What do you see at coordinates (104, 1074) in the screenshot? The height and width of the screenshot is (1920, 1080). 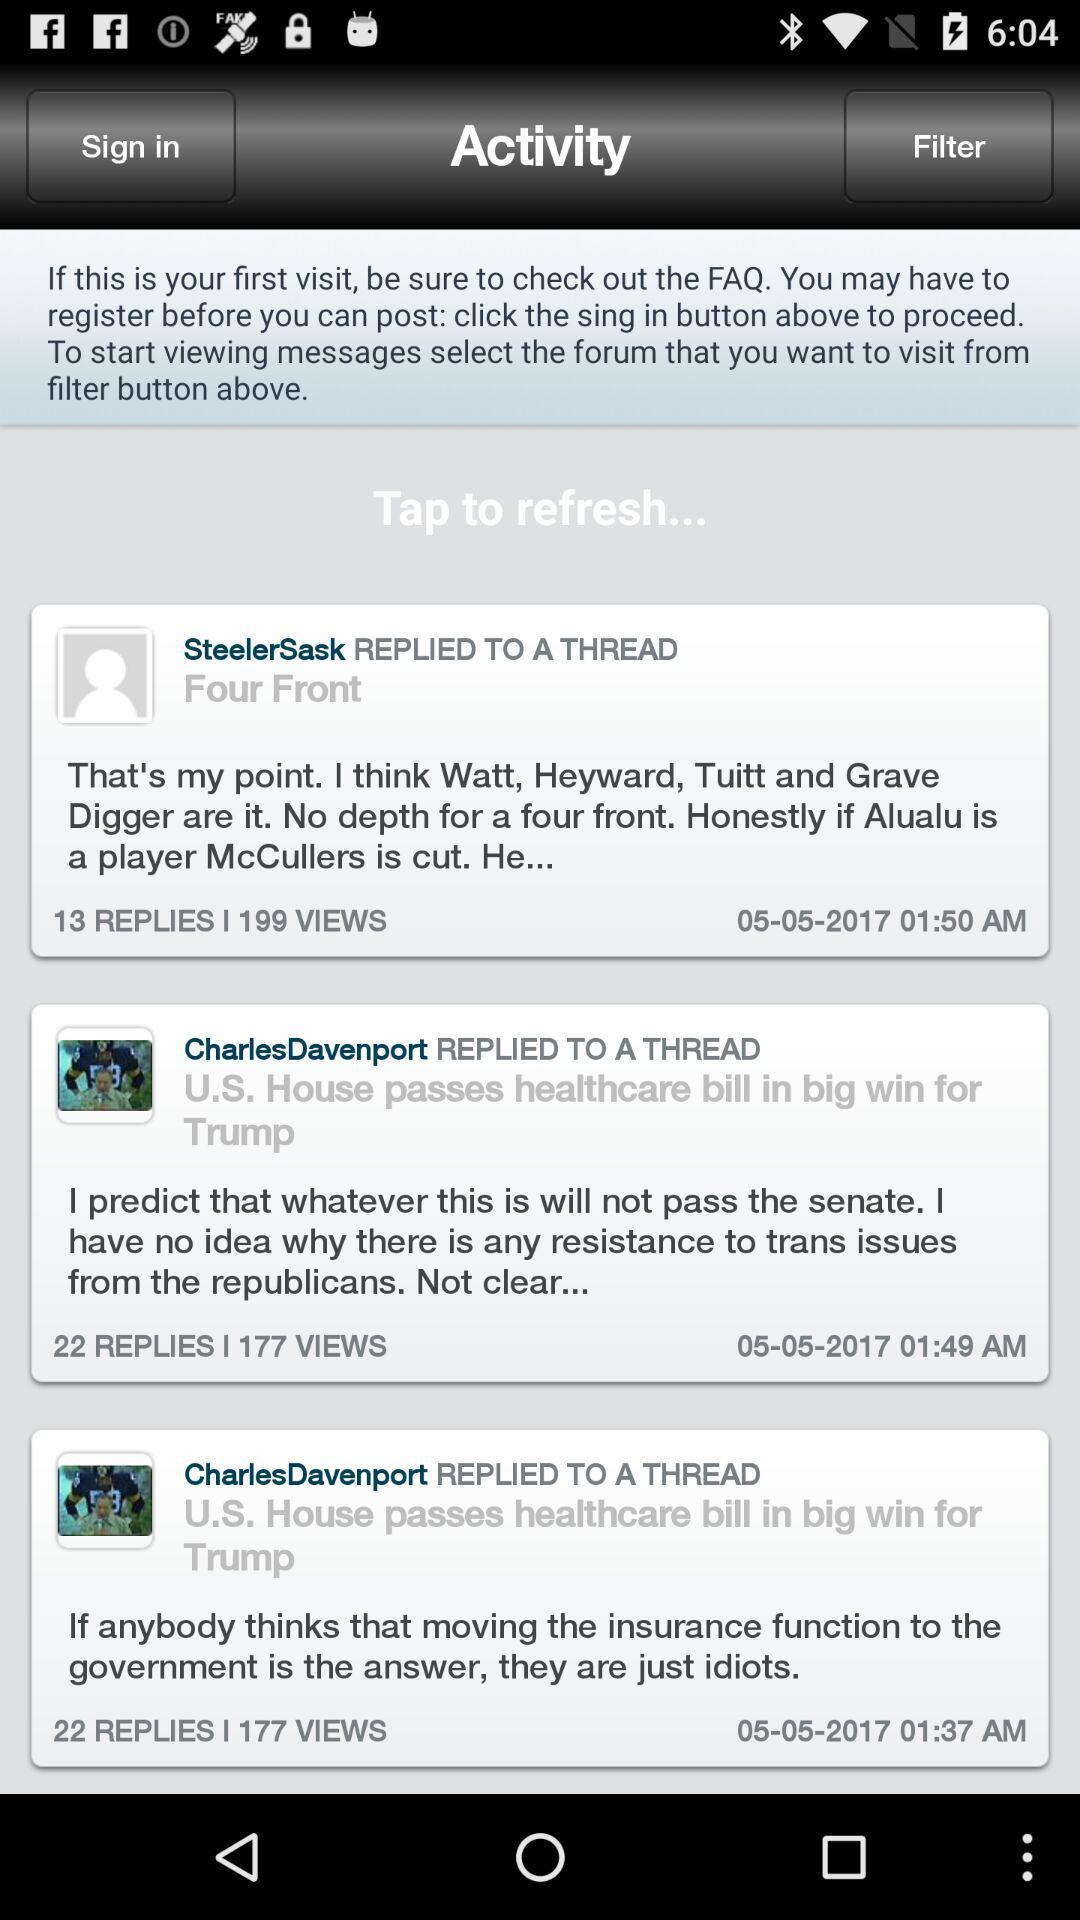 I see `image` at bounding box center [104, 1074].